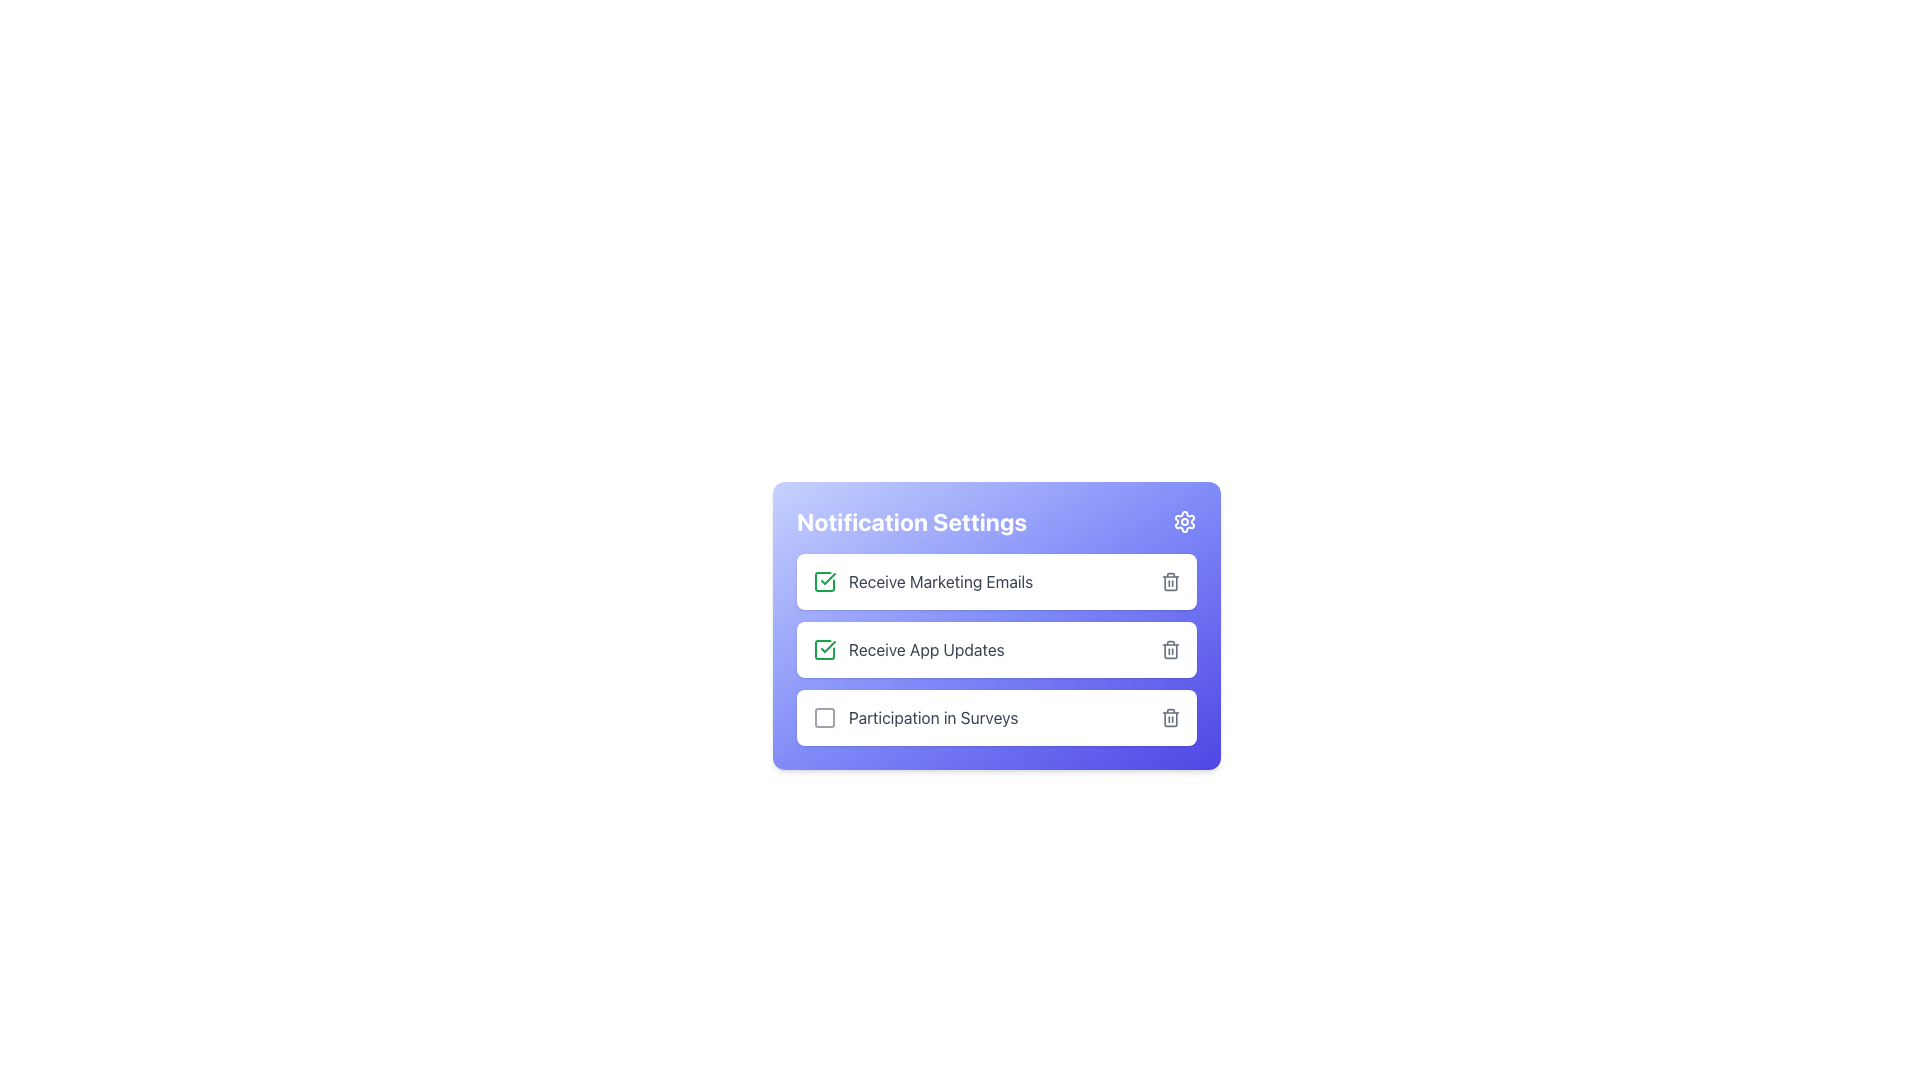 Image resolution: width=1920 pixels, height=1080 pixels. Describe the element at coordinates (997, 650) in the screenshot. I see `the second item in the vertical list of options under the 'Notification Settings' section, which allows users to manage their preference for receiving app updates` at that location.